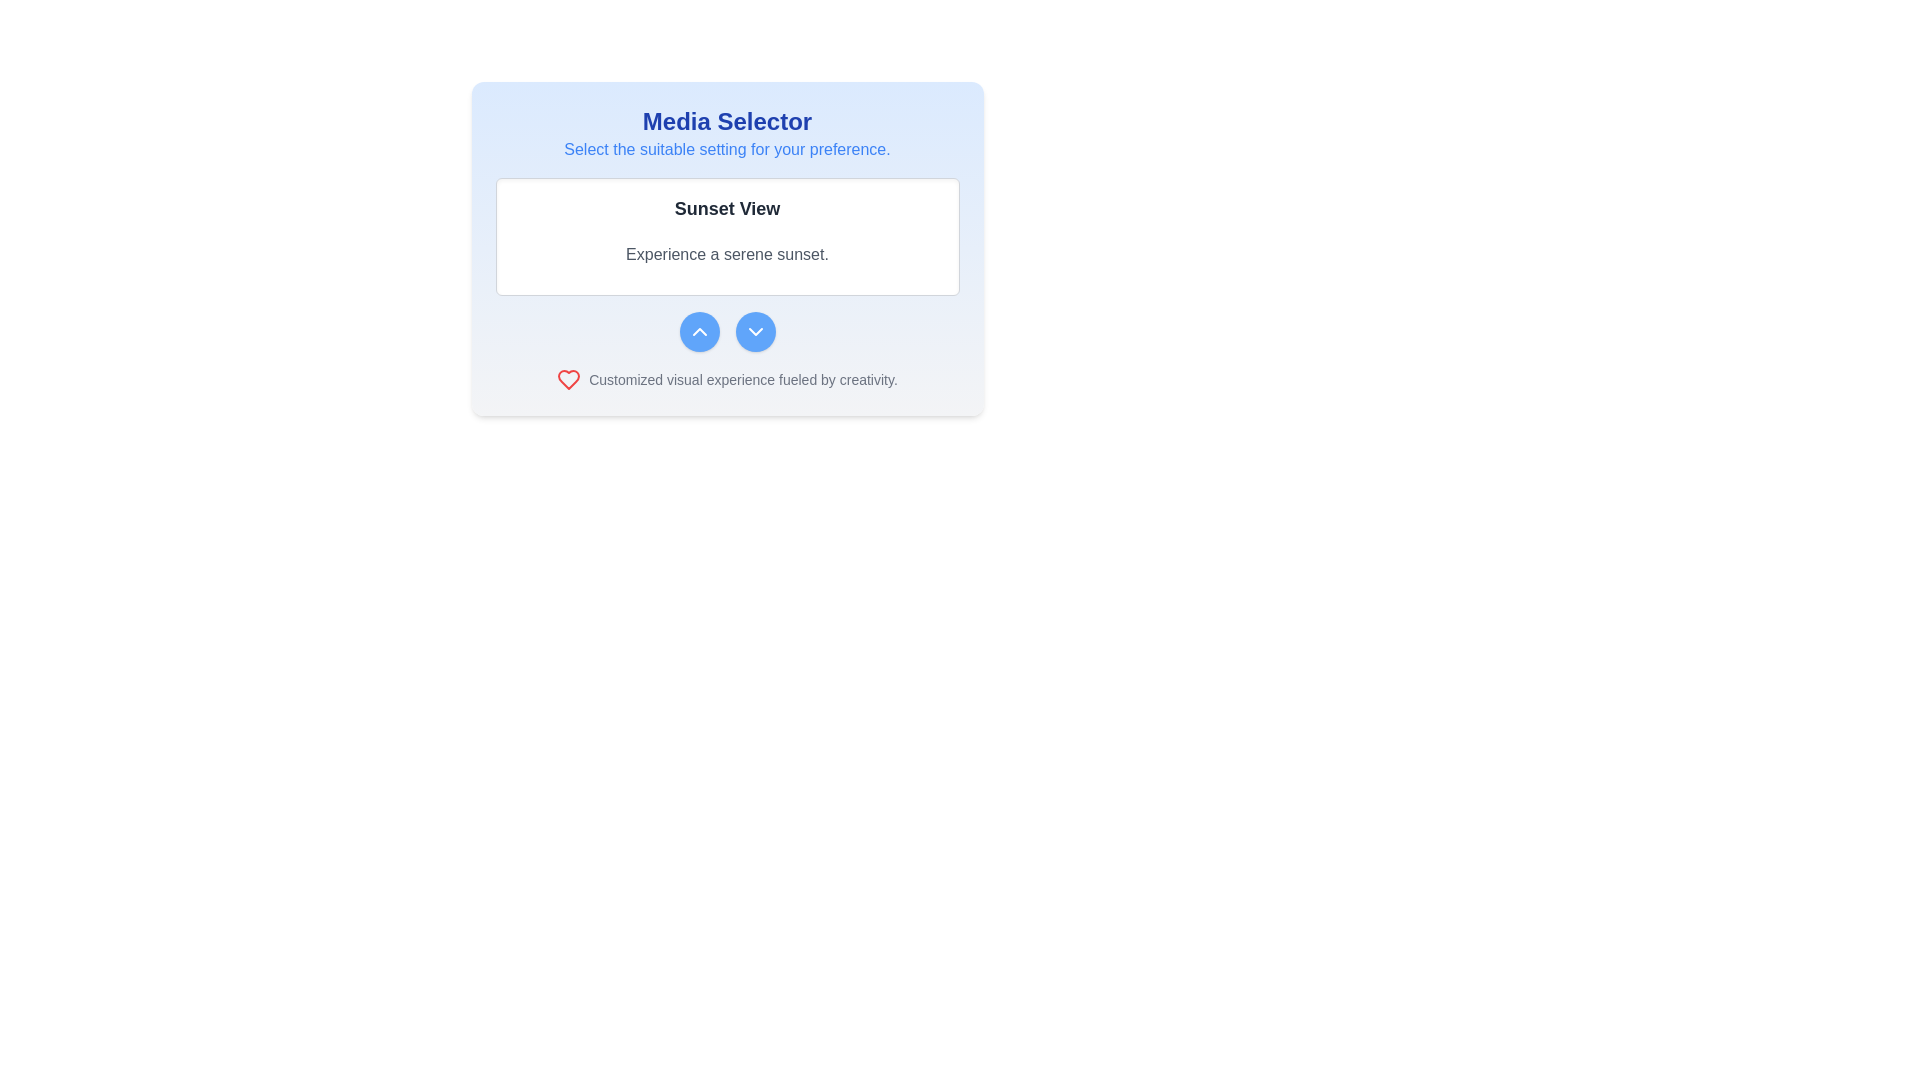  I want to click on the static text element that reads 'Customized visual experience fueled by creativity.' which is styled in a small gray font and positioned below the heart-shaped icon, so click(742, 380).